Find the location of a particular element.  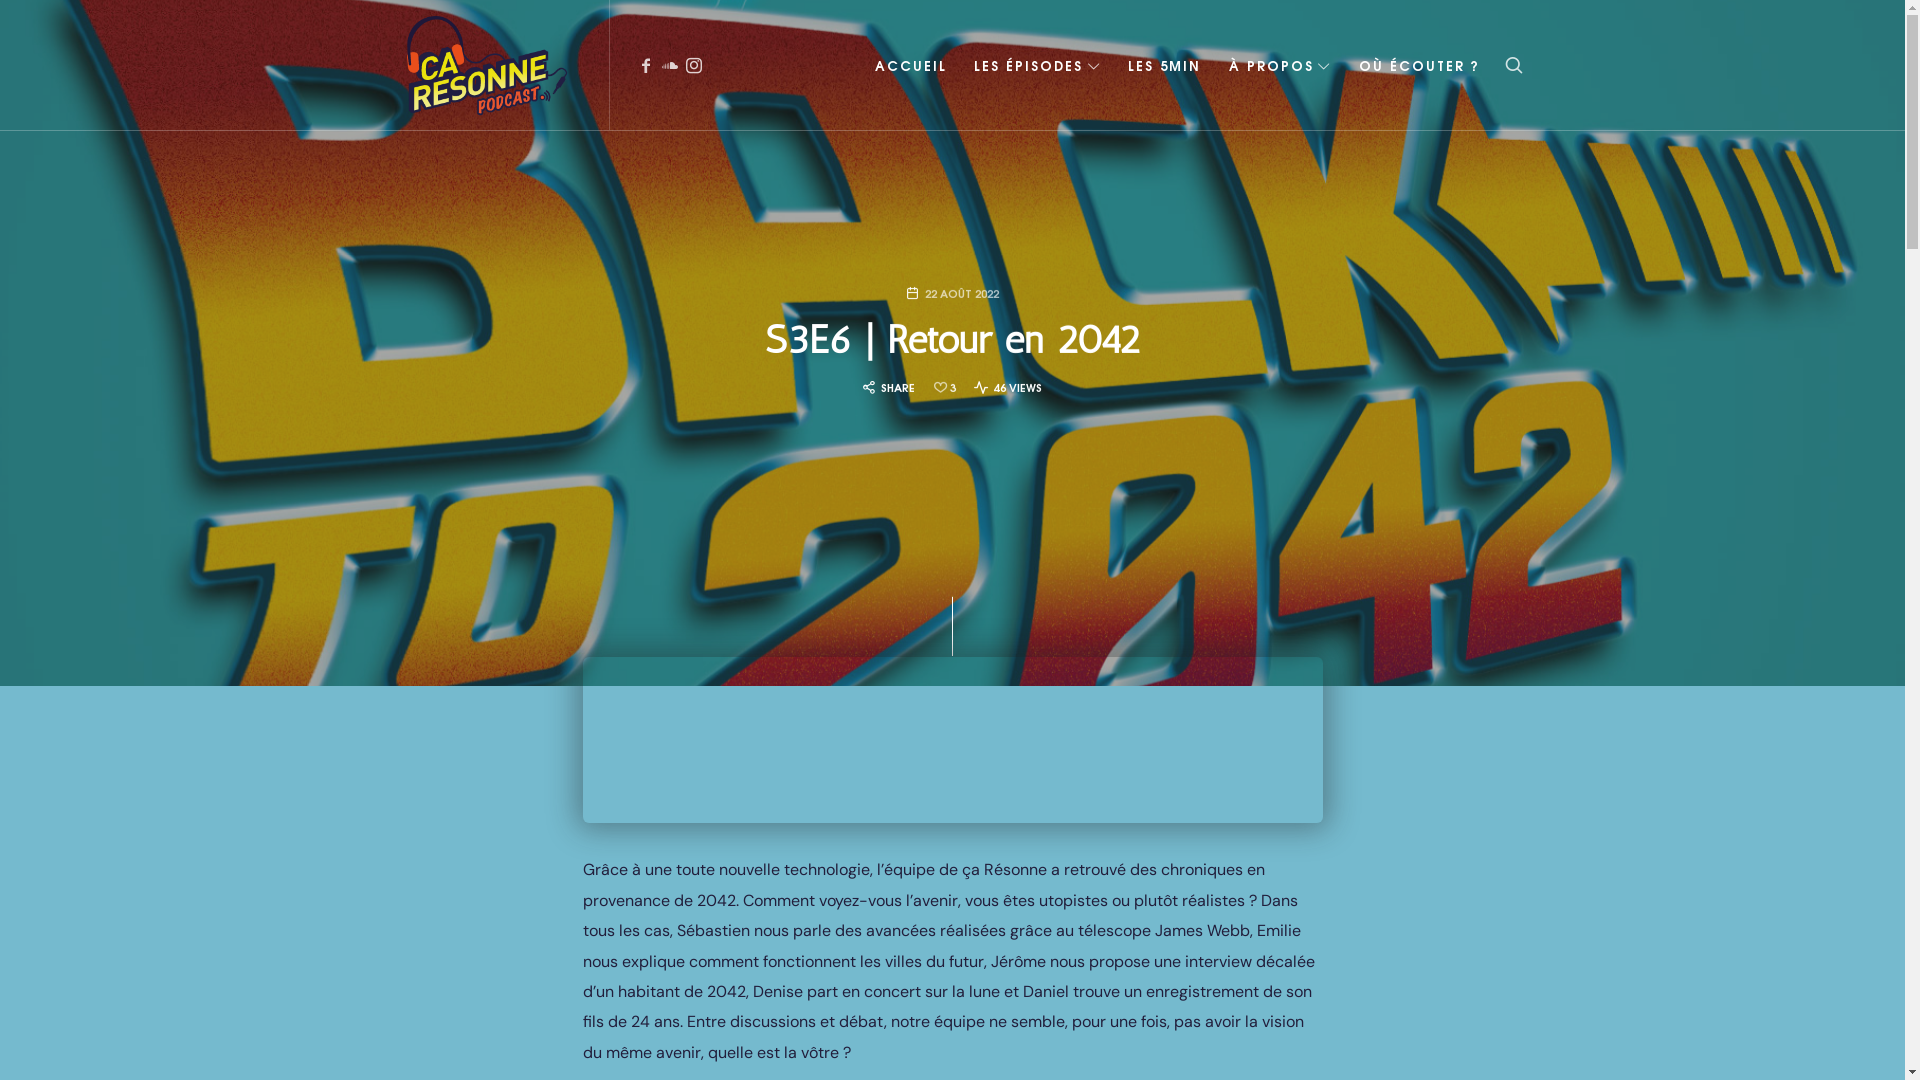

'LES 5MIN' is located at coordinates (1164, 64).